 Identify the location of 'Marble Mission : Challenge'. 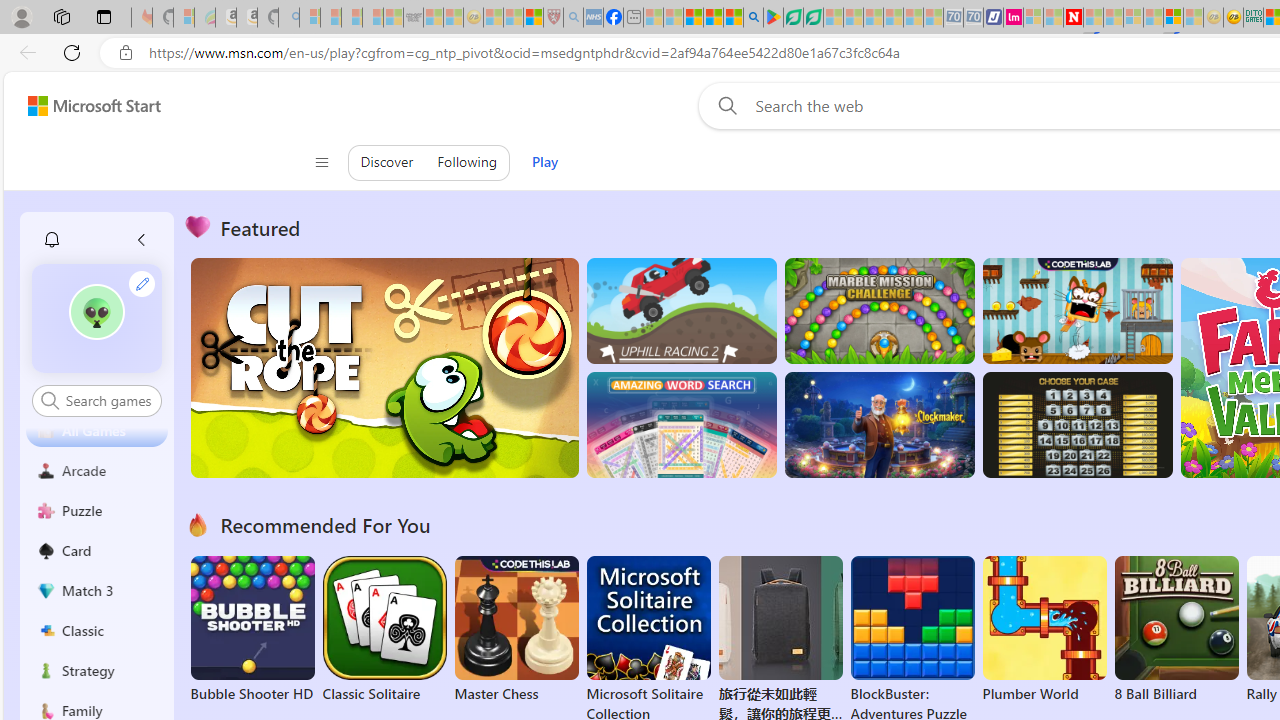
(879, 311).